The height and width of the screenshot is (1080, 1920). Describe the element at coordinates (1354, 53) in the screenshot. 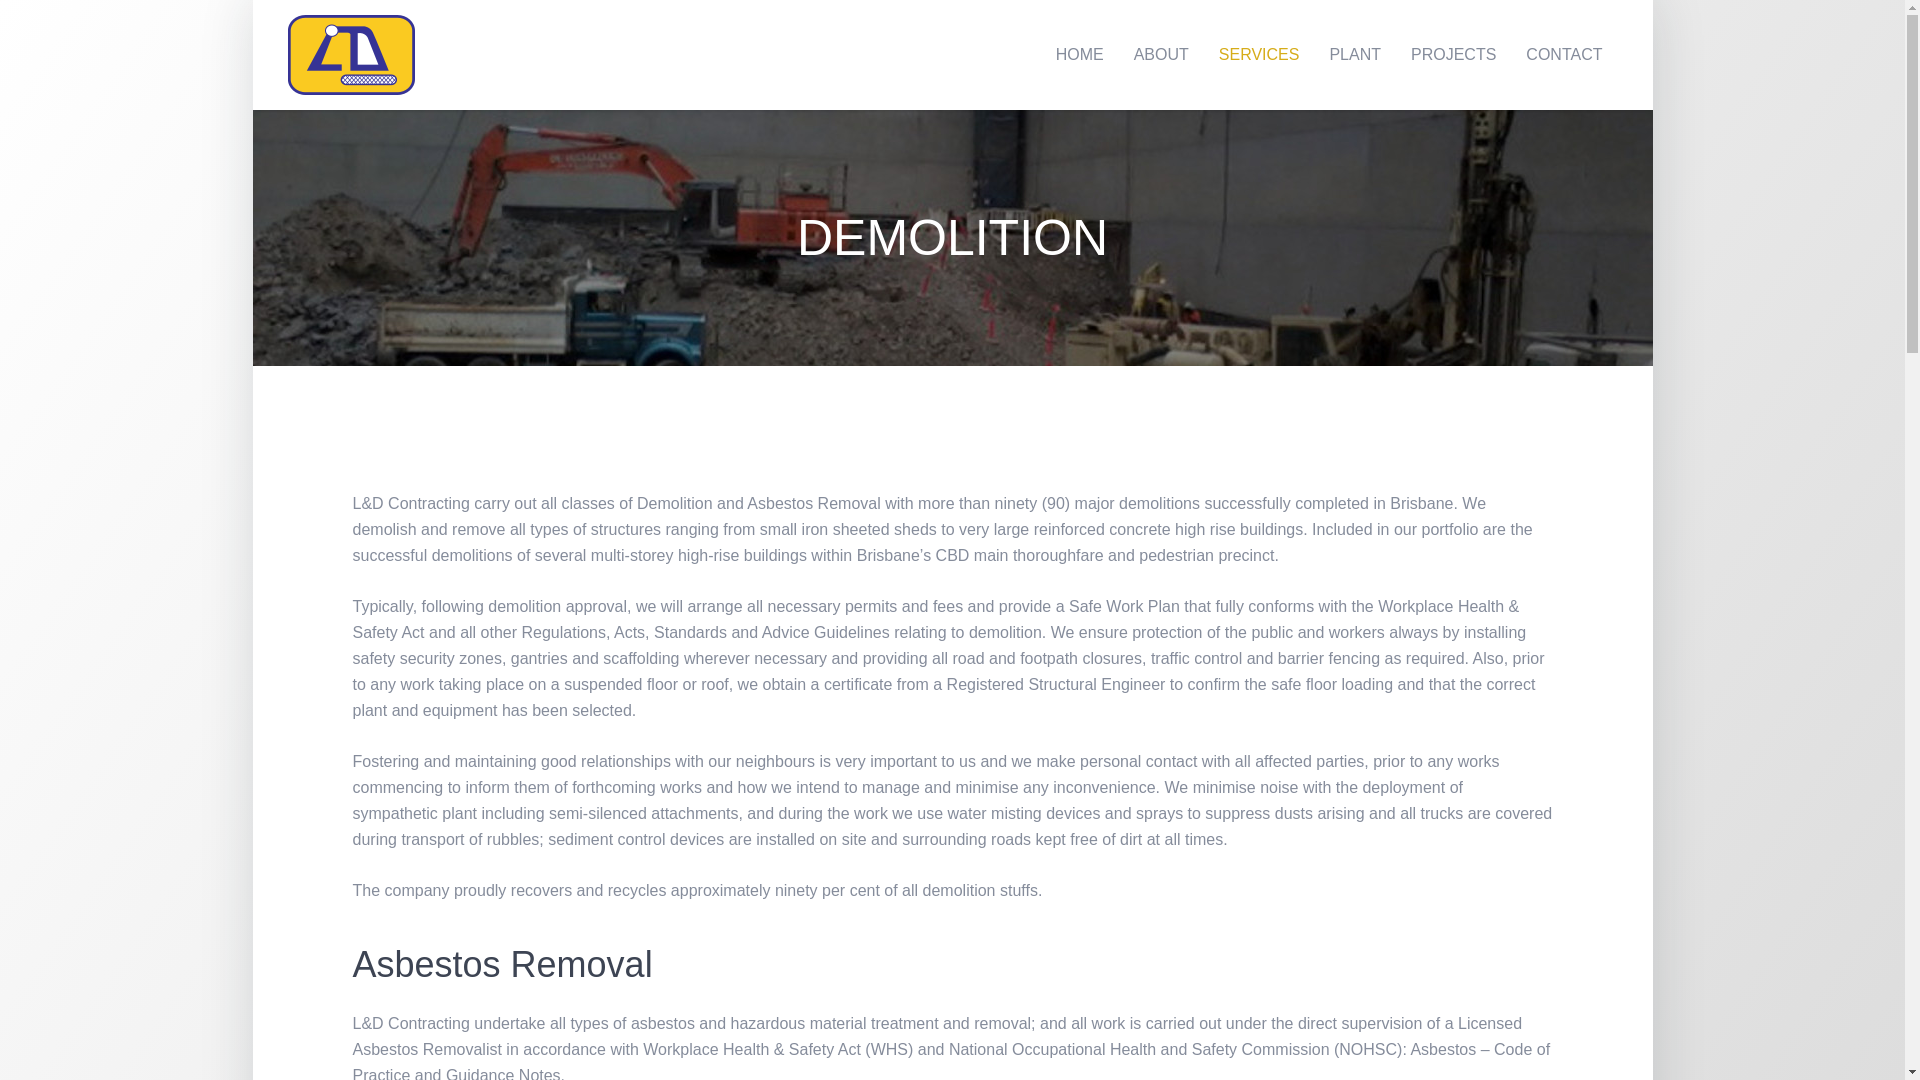

I see `'PLANT'` at that location.